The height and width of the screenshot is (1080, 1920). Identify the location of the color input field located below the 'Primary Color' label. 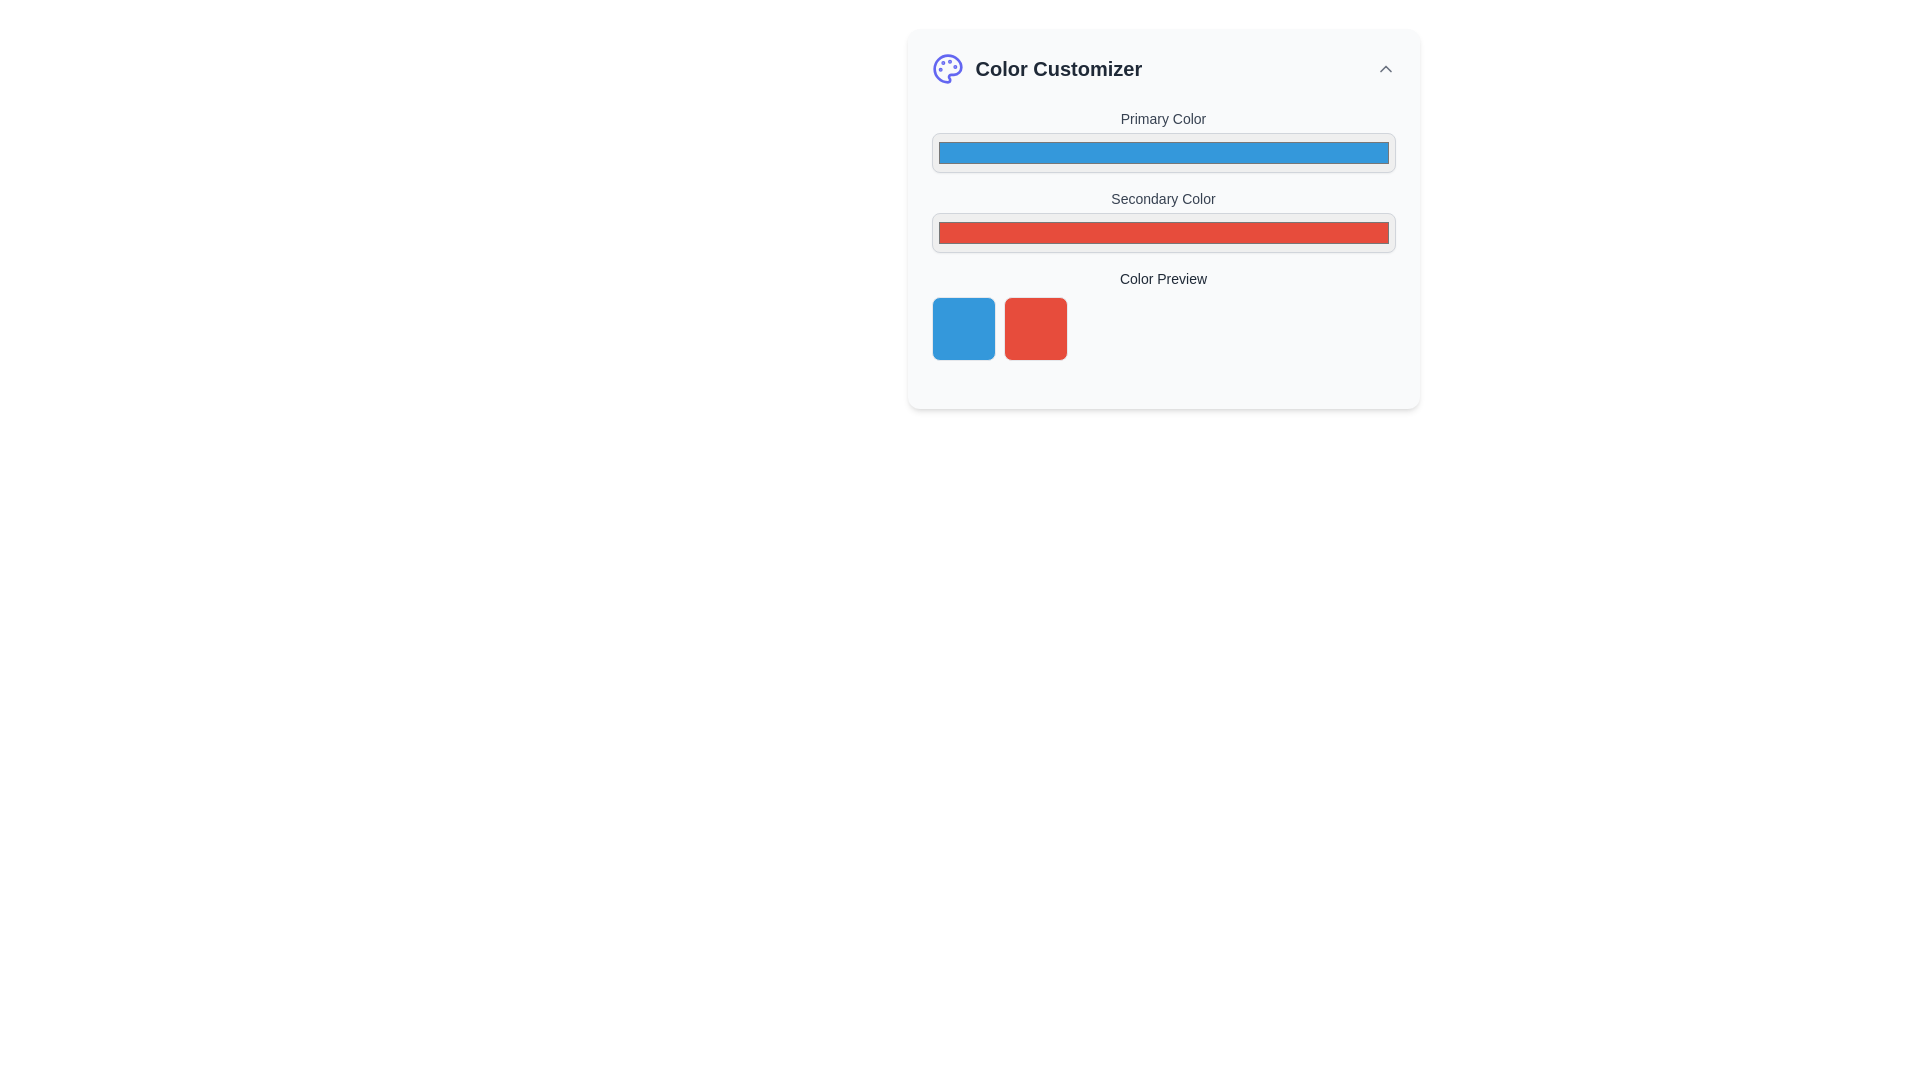
(1163, 152).